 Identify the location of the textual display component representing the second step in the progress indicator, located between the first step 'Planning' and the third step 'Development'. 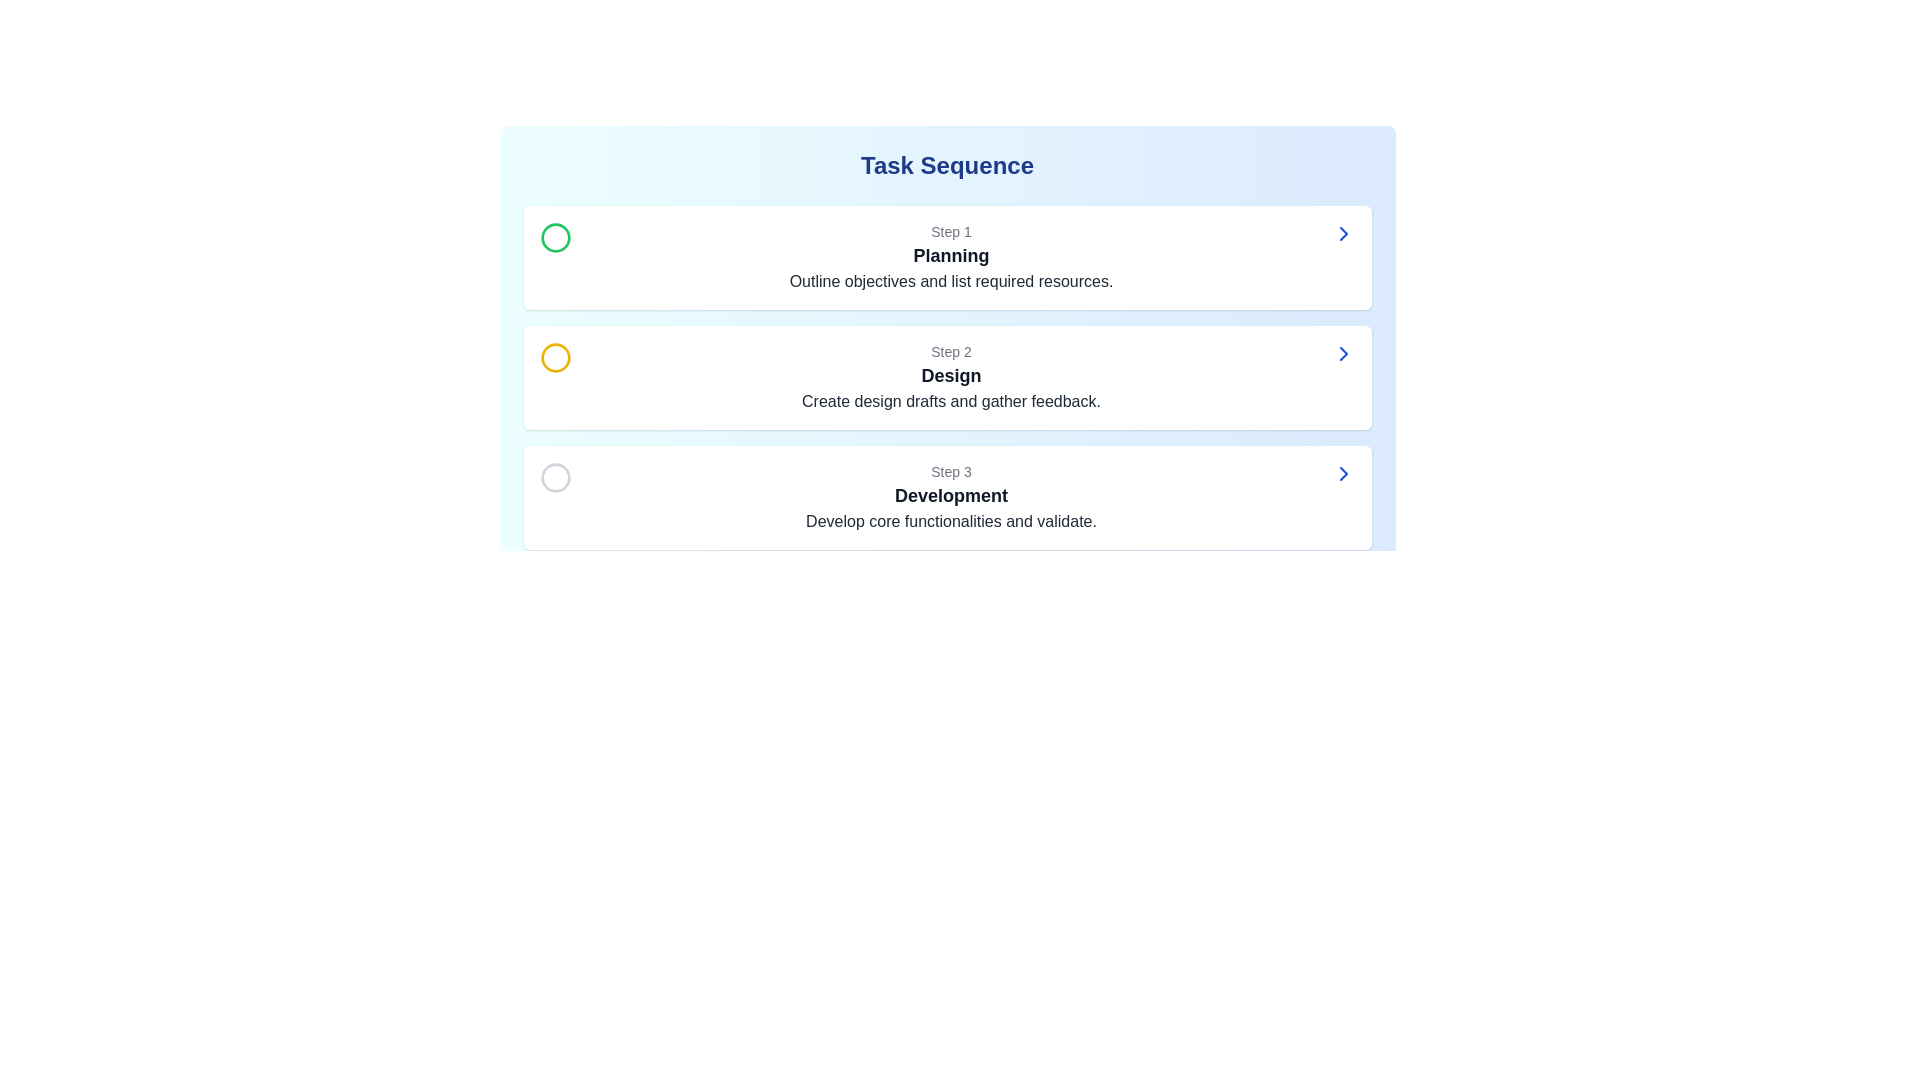
(950, 378).